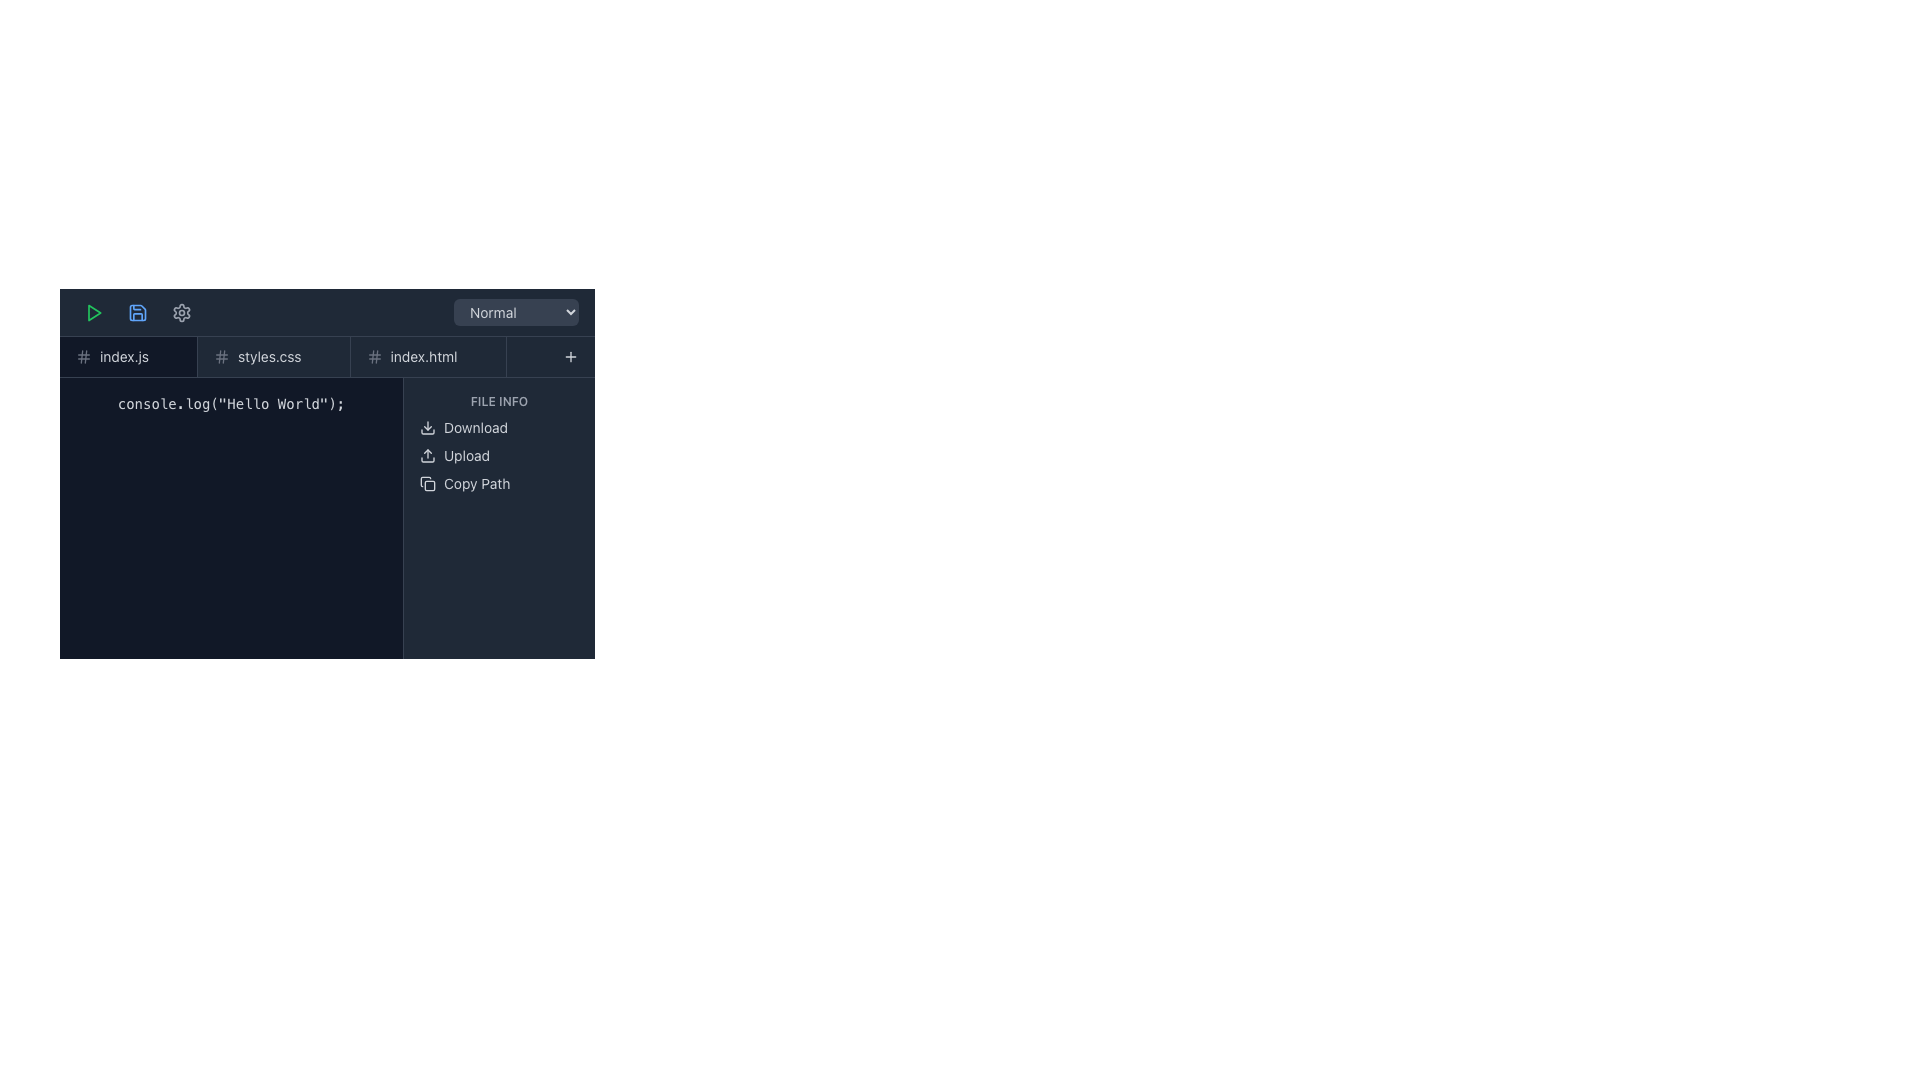  Describe the element at coordinates (268, 356) in the screenshot. I see `the text label displaying 'styles.css' located in the navigation bar` at that location.